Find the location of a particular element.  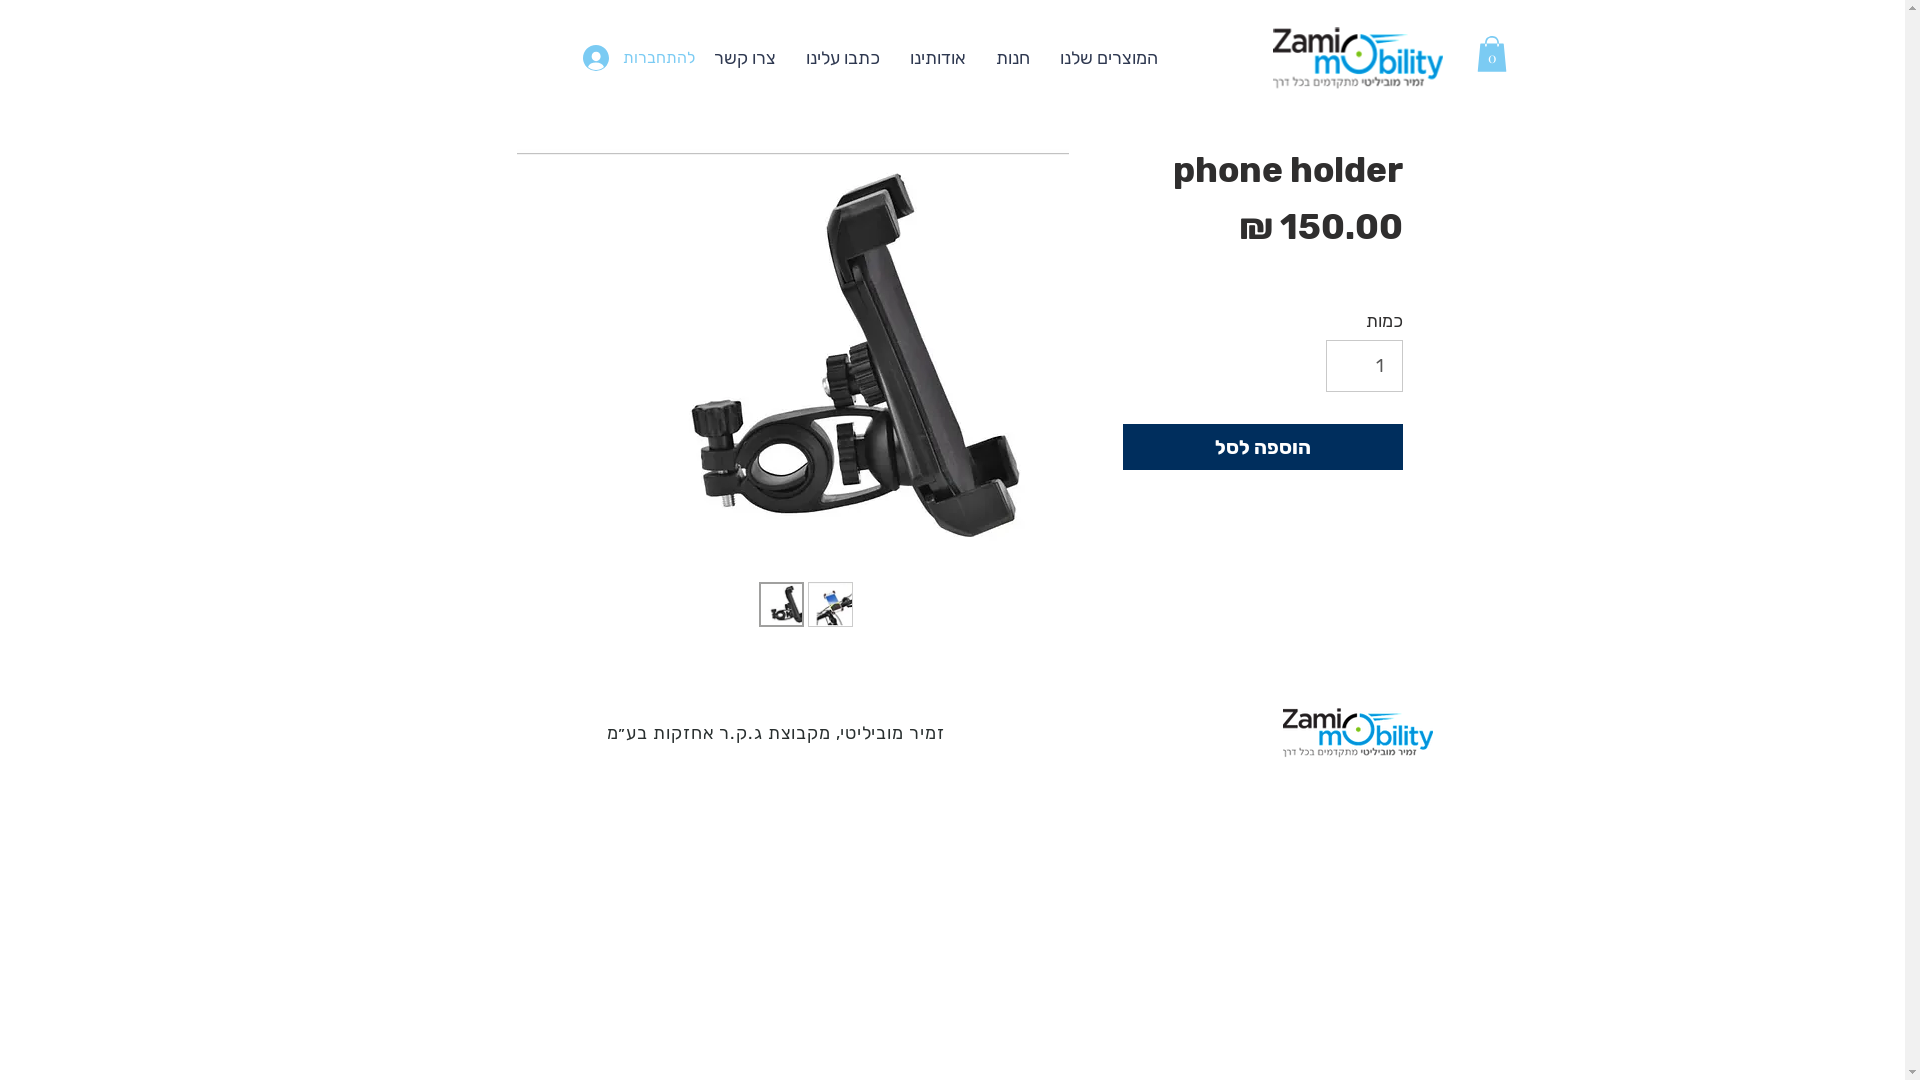

'0' is located at coordinates (1491, 53).